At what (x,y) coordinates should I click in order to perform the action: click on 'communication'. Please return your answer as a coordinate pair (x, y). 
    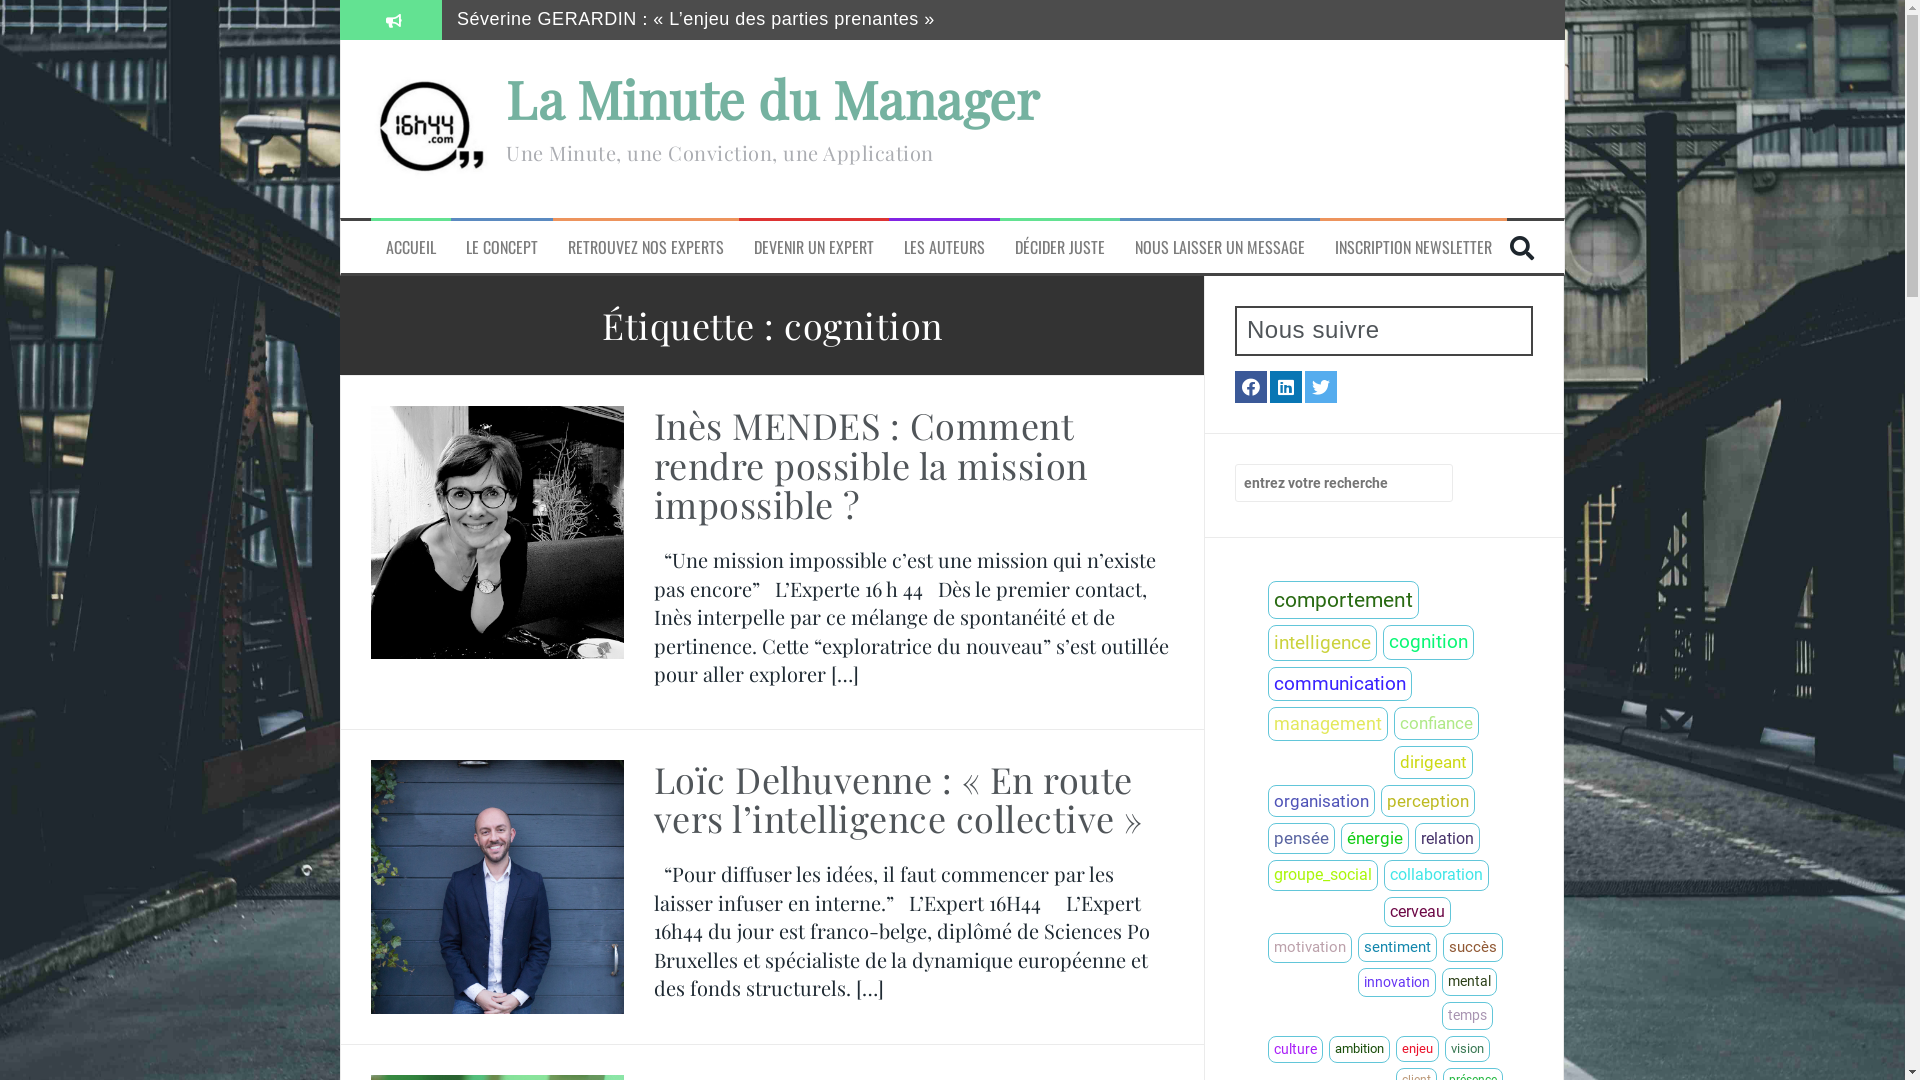
    Looking at the image, I should click on (1339, 683).